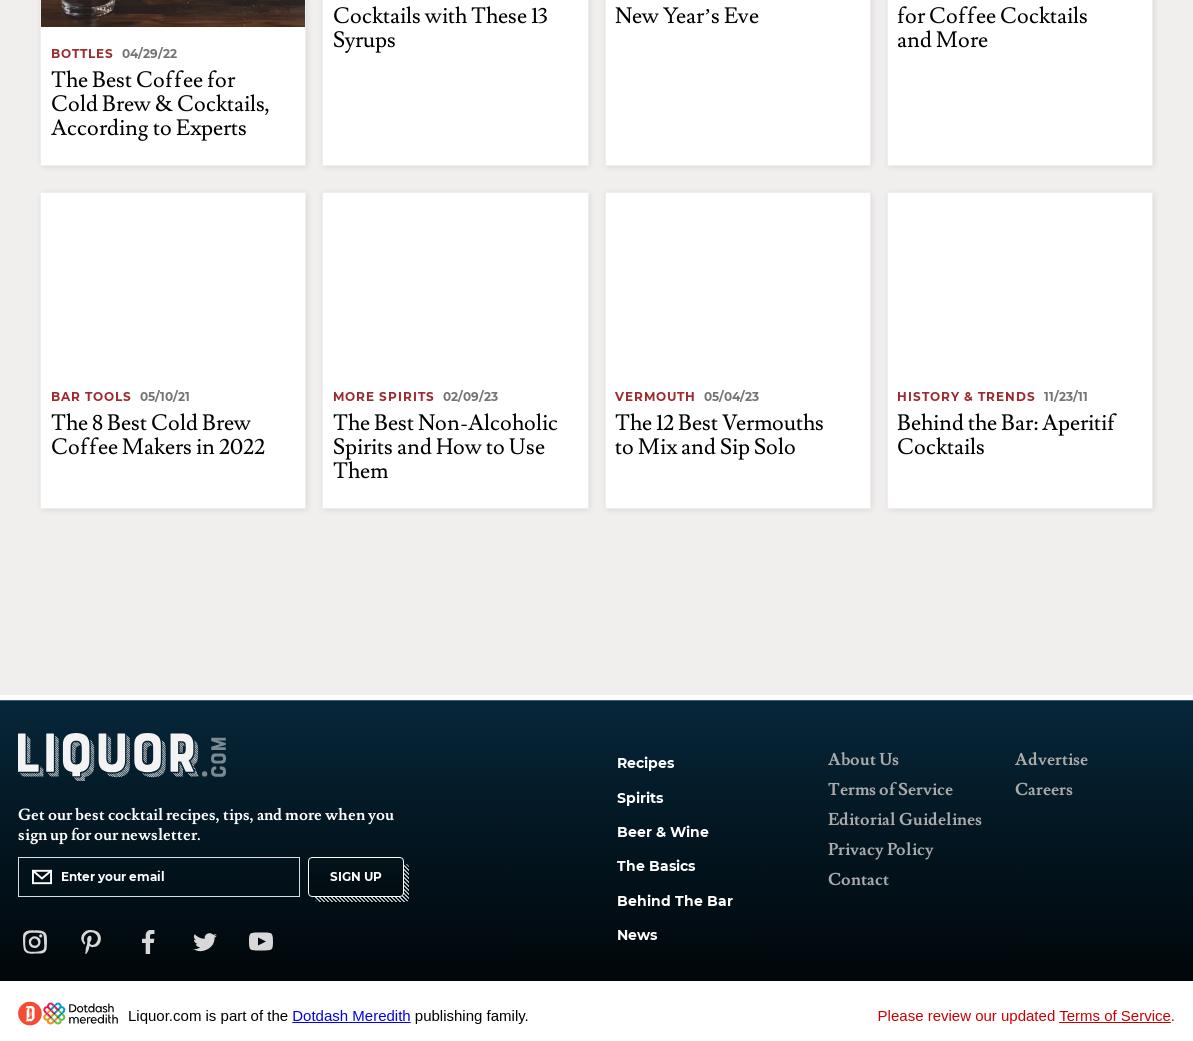 The width and height of the screenshot is (1193, 1041). Describe the element at coordinates (718, 433) in the screenshot. I see `'The 12 Best Vermouths to Mix and Sip Solo'` at that location.